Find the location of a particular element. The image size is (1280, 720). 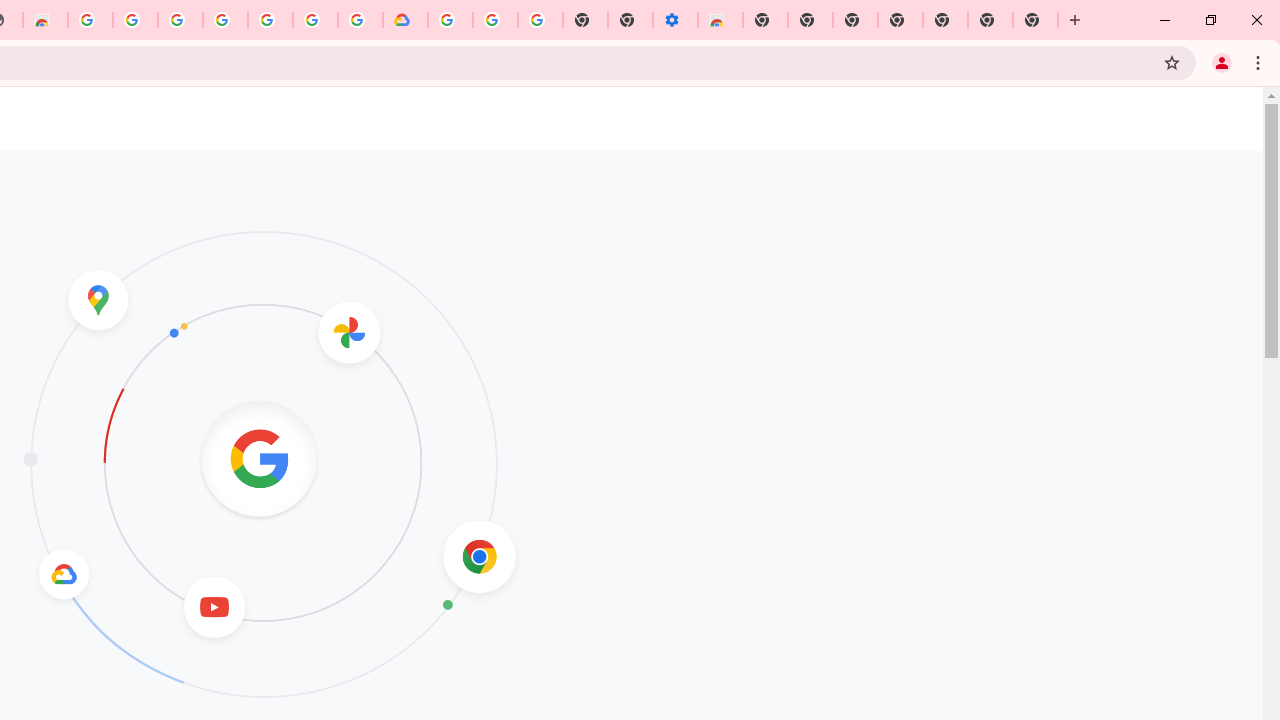

'New Tab' is located at coordinates (1035, 20).